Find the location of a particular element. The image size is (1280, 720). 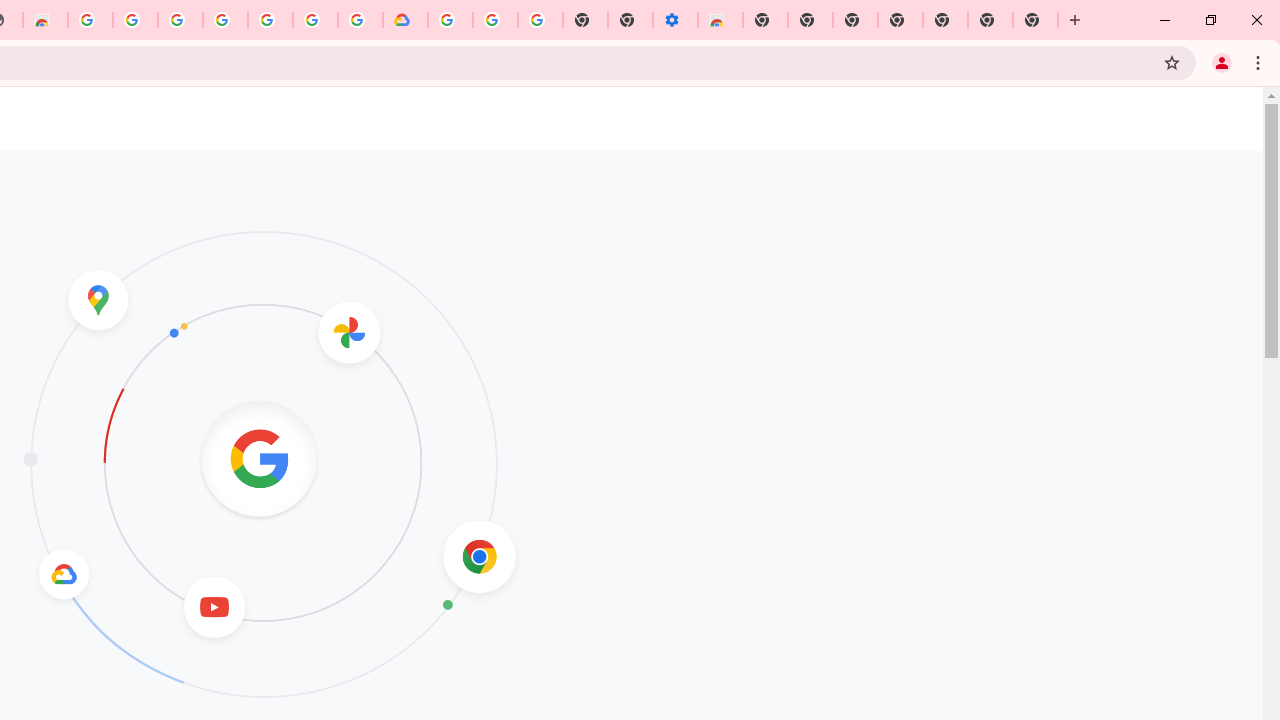

'New Tab' is located at coordinates (1035, 20).